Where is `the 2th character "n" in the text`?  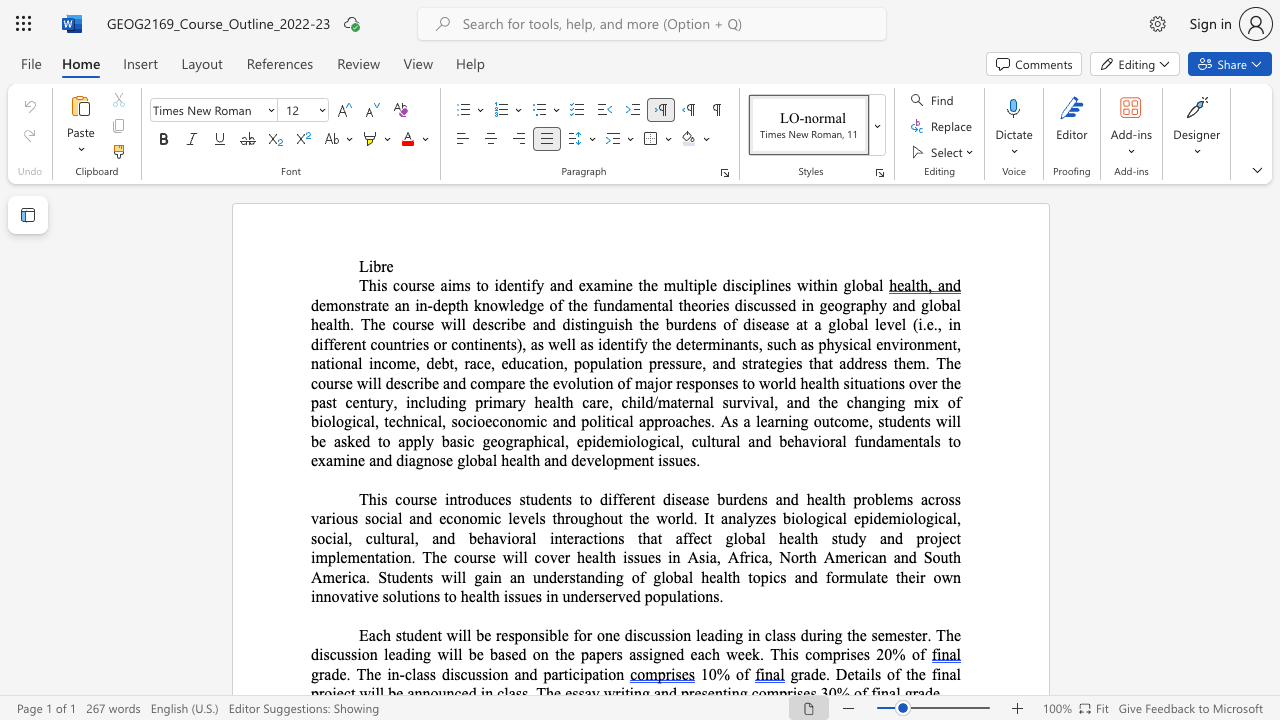
the 2th character "n" in the text is located at coordinates (795, 420).